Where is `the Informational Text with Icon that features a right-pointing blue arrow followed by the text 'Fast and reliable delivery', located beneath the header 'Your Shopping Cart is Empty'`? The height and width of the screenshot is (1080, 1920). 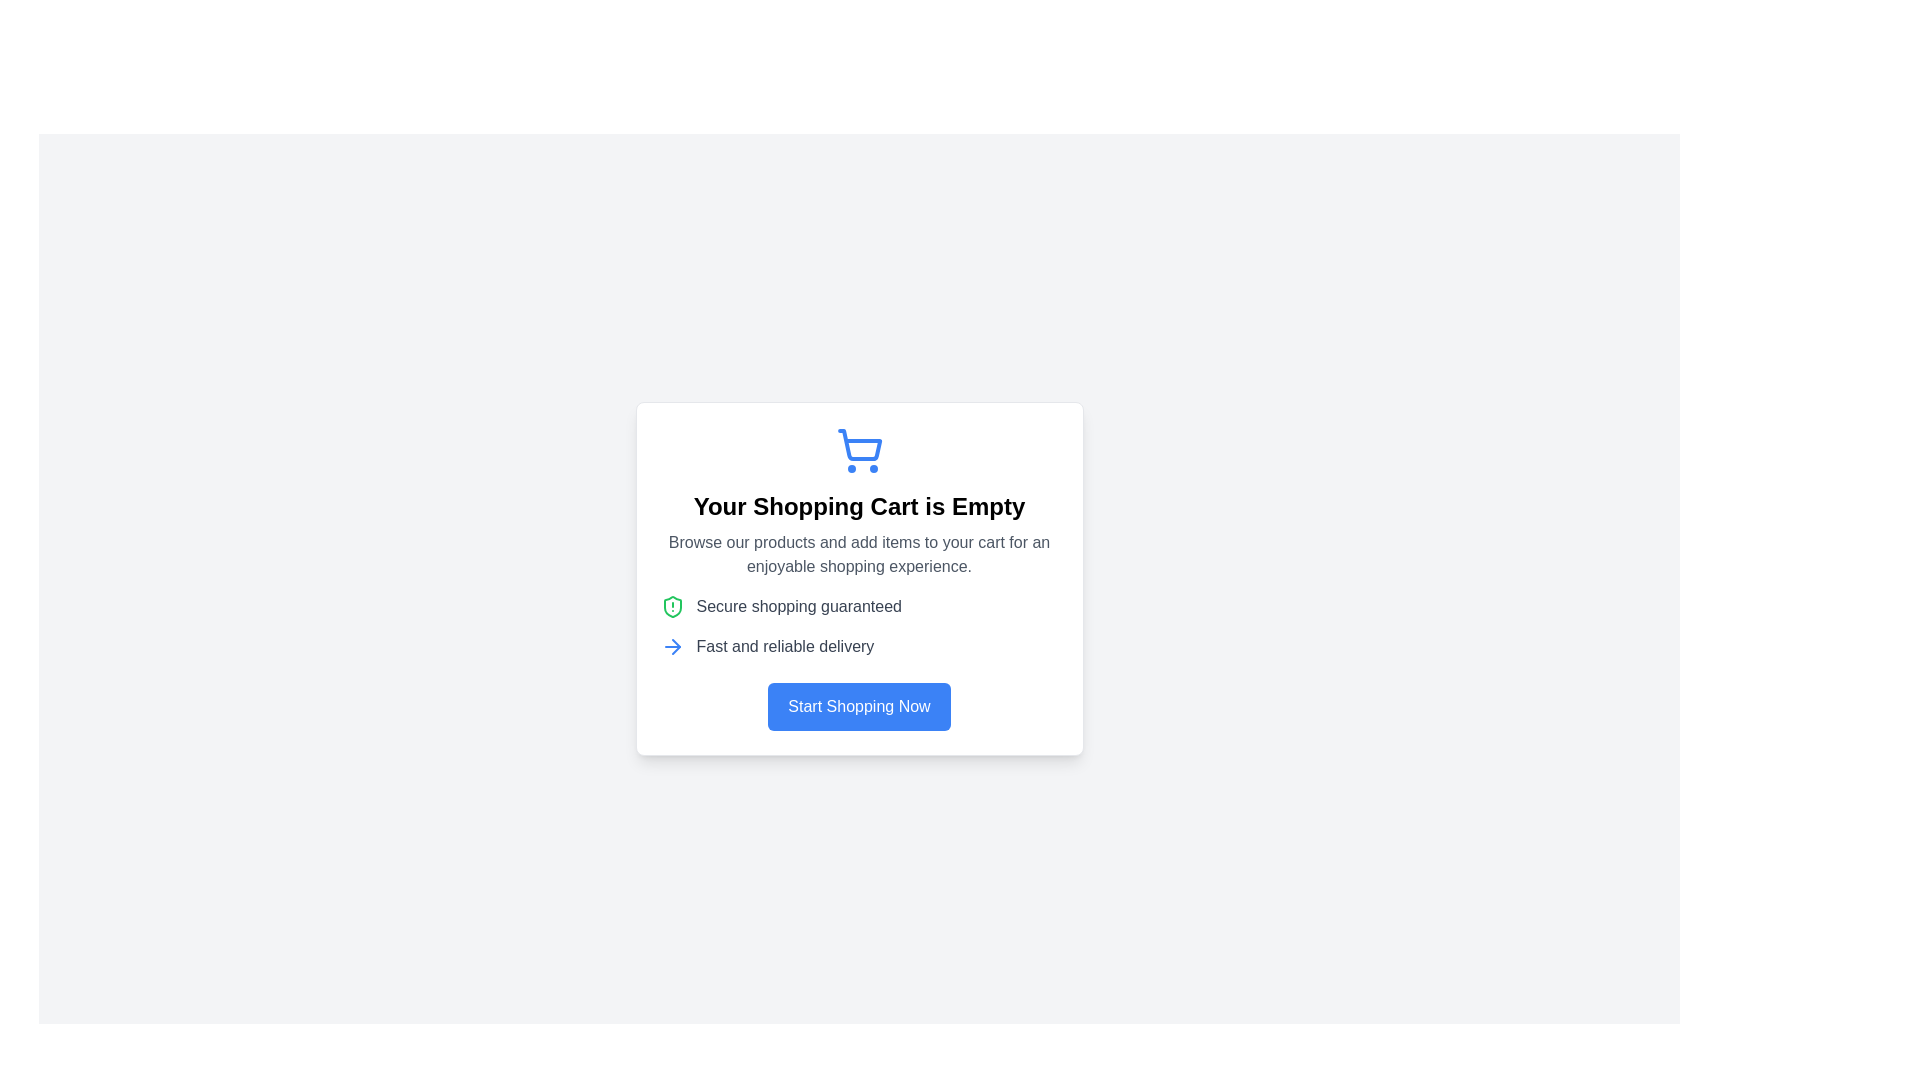 the Informational Text with Icon that features a right-pointing blue arrow followed by the text 'Fast and reliable delivery', located beneath the header 'Your Shopping Cart is Empty' is located at coordinates (859, 647).